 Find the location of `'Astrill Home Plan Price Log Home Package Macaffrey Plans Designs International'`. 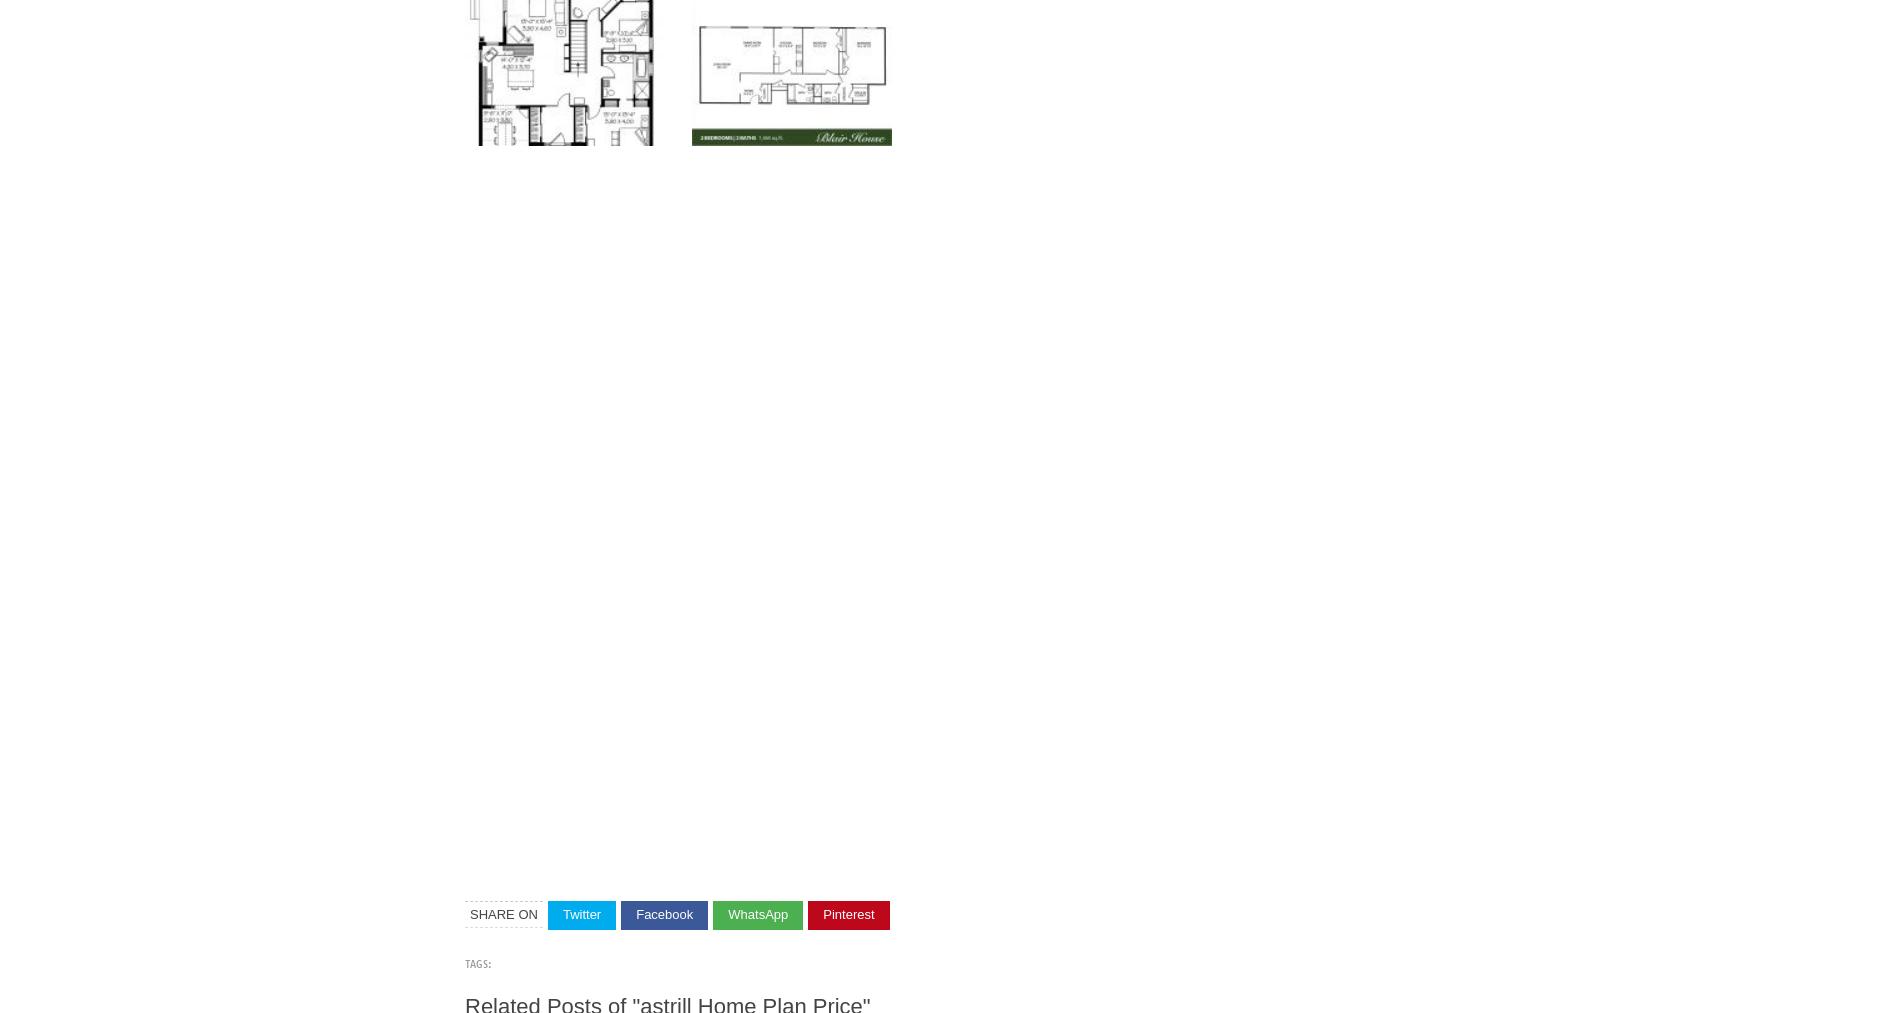

'Astrill Home Plan Price Log Home Package Macaffrey Plans Designs International' is located at coordinates (1140, 493).